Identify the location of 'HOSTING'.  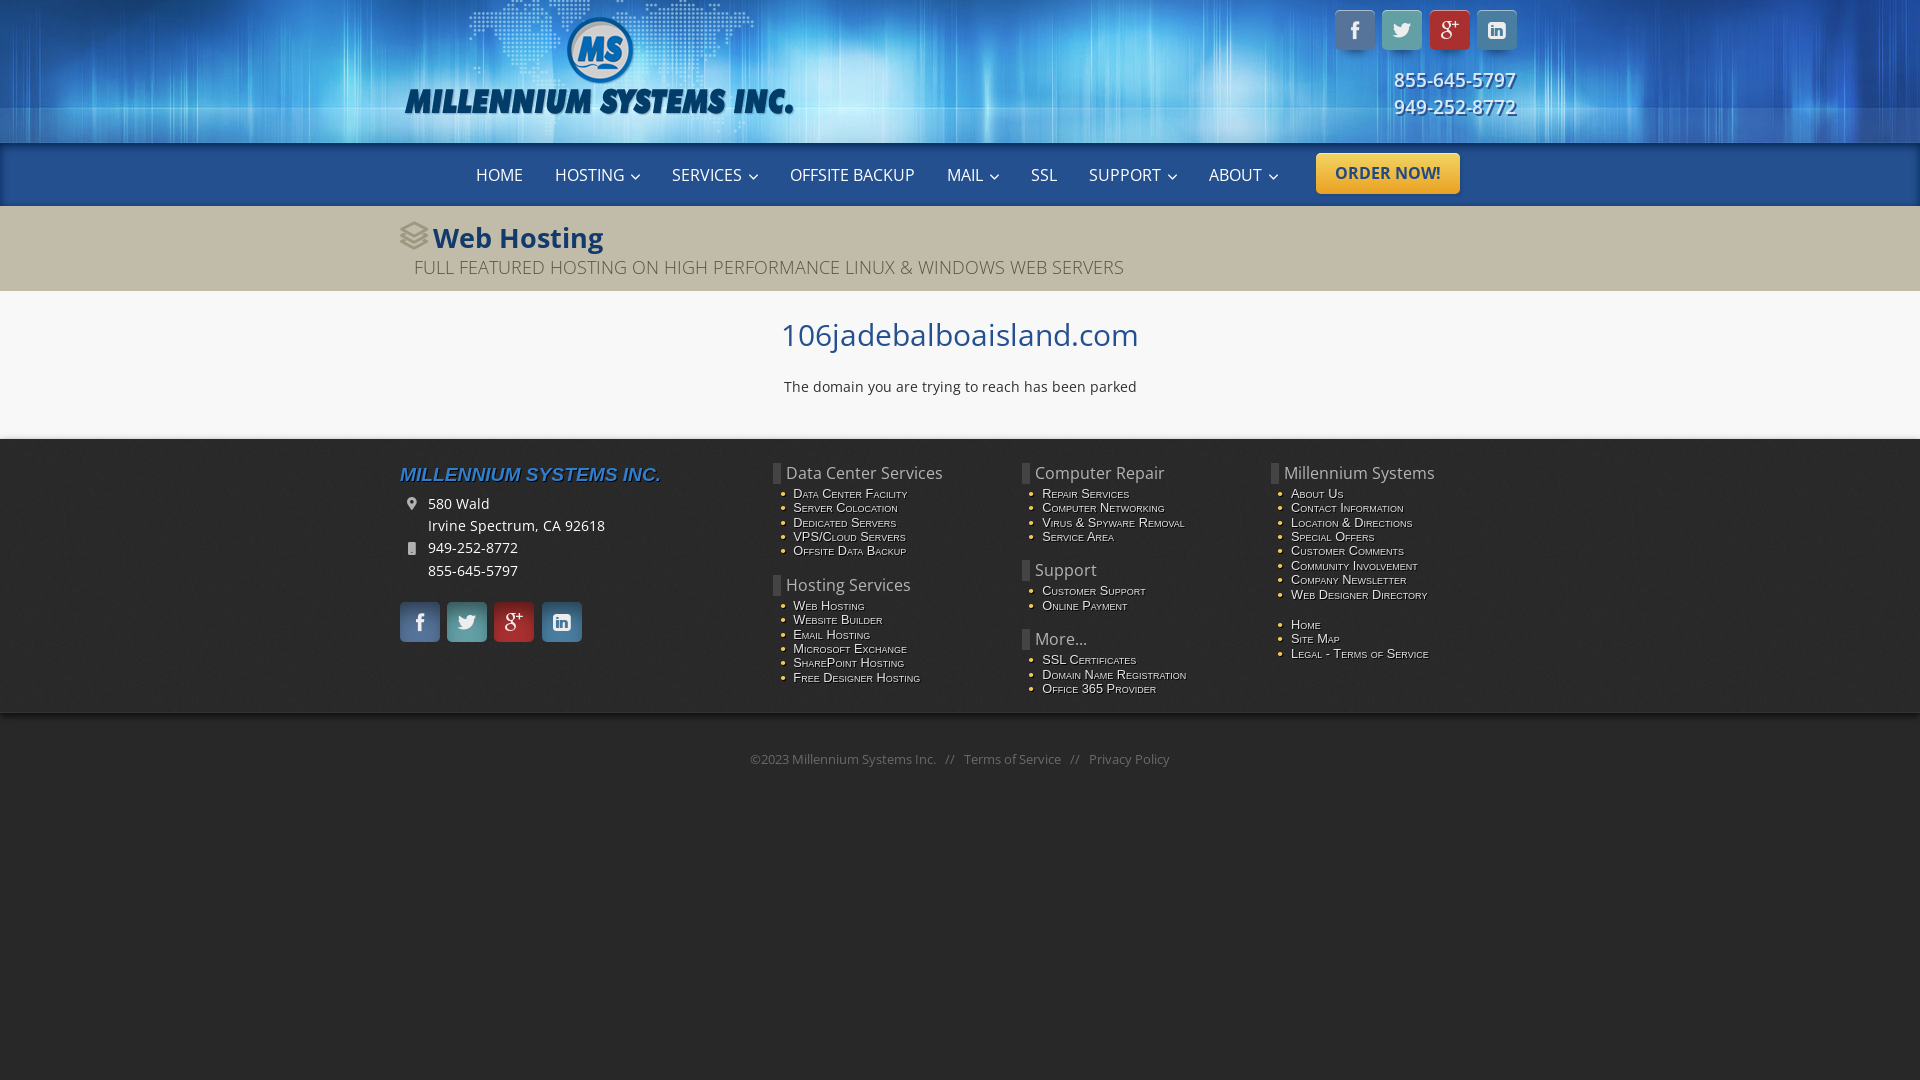
(597, 173).